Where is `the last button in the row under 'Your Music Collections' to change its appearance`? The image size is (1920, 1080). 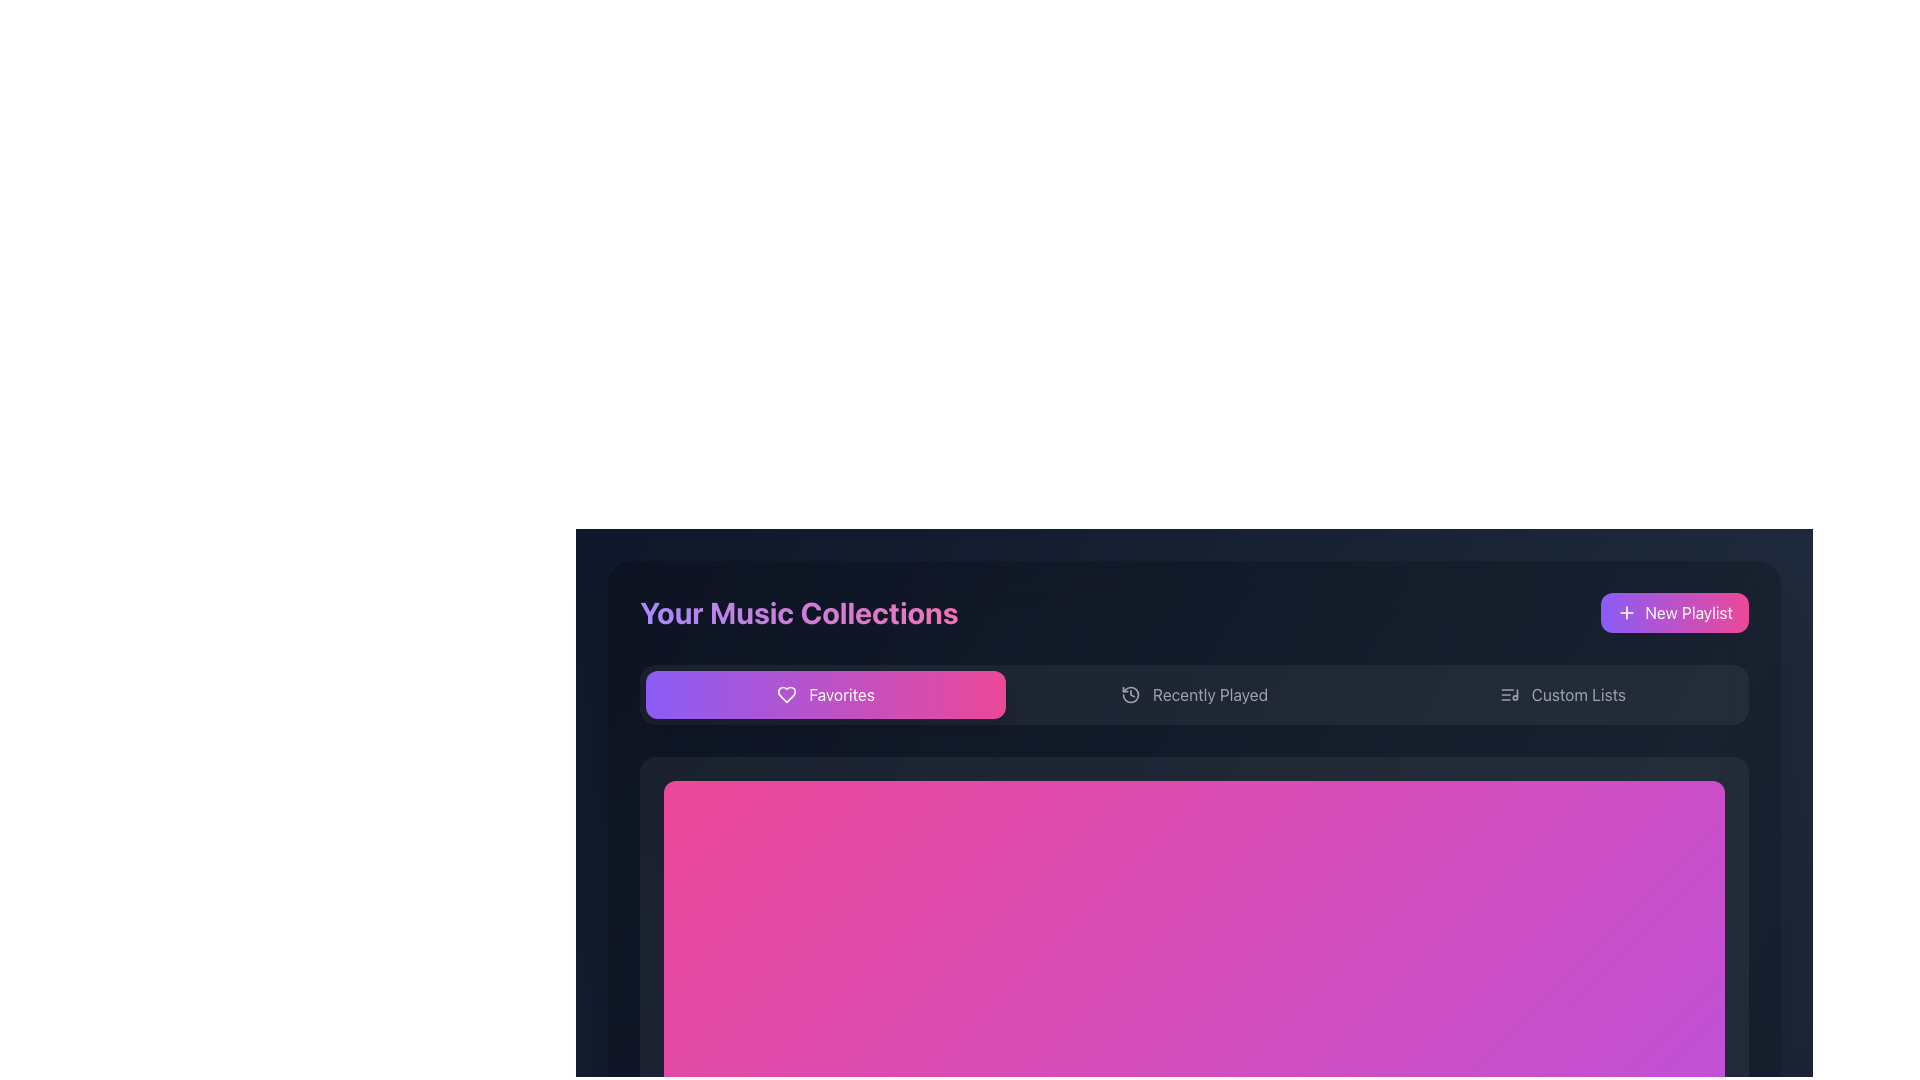
the last button in the row under 'Your Music Collections' to change its appearance is located at coordinates (1561, 693).